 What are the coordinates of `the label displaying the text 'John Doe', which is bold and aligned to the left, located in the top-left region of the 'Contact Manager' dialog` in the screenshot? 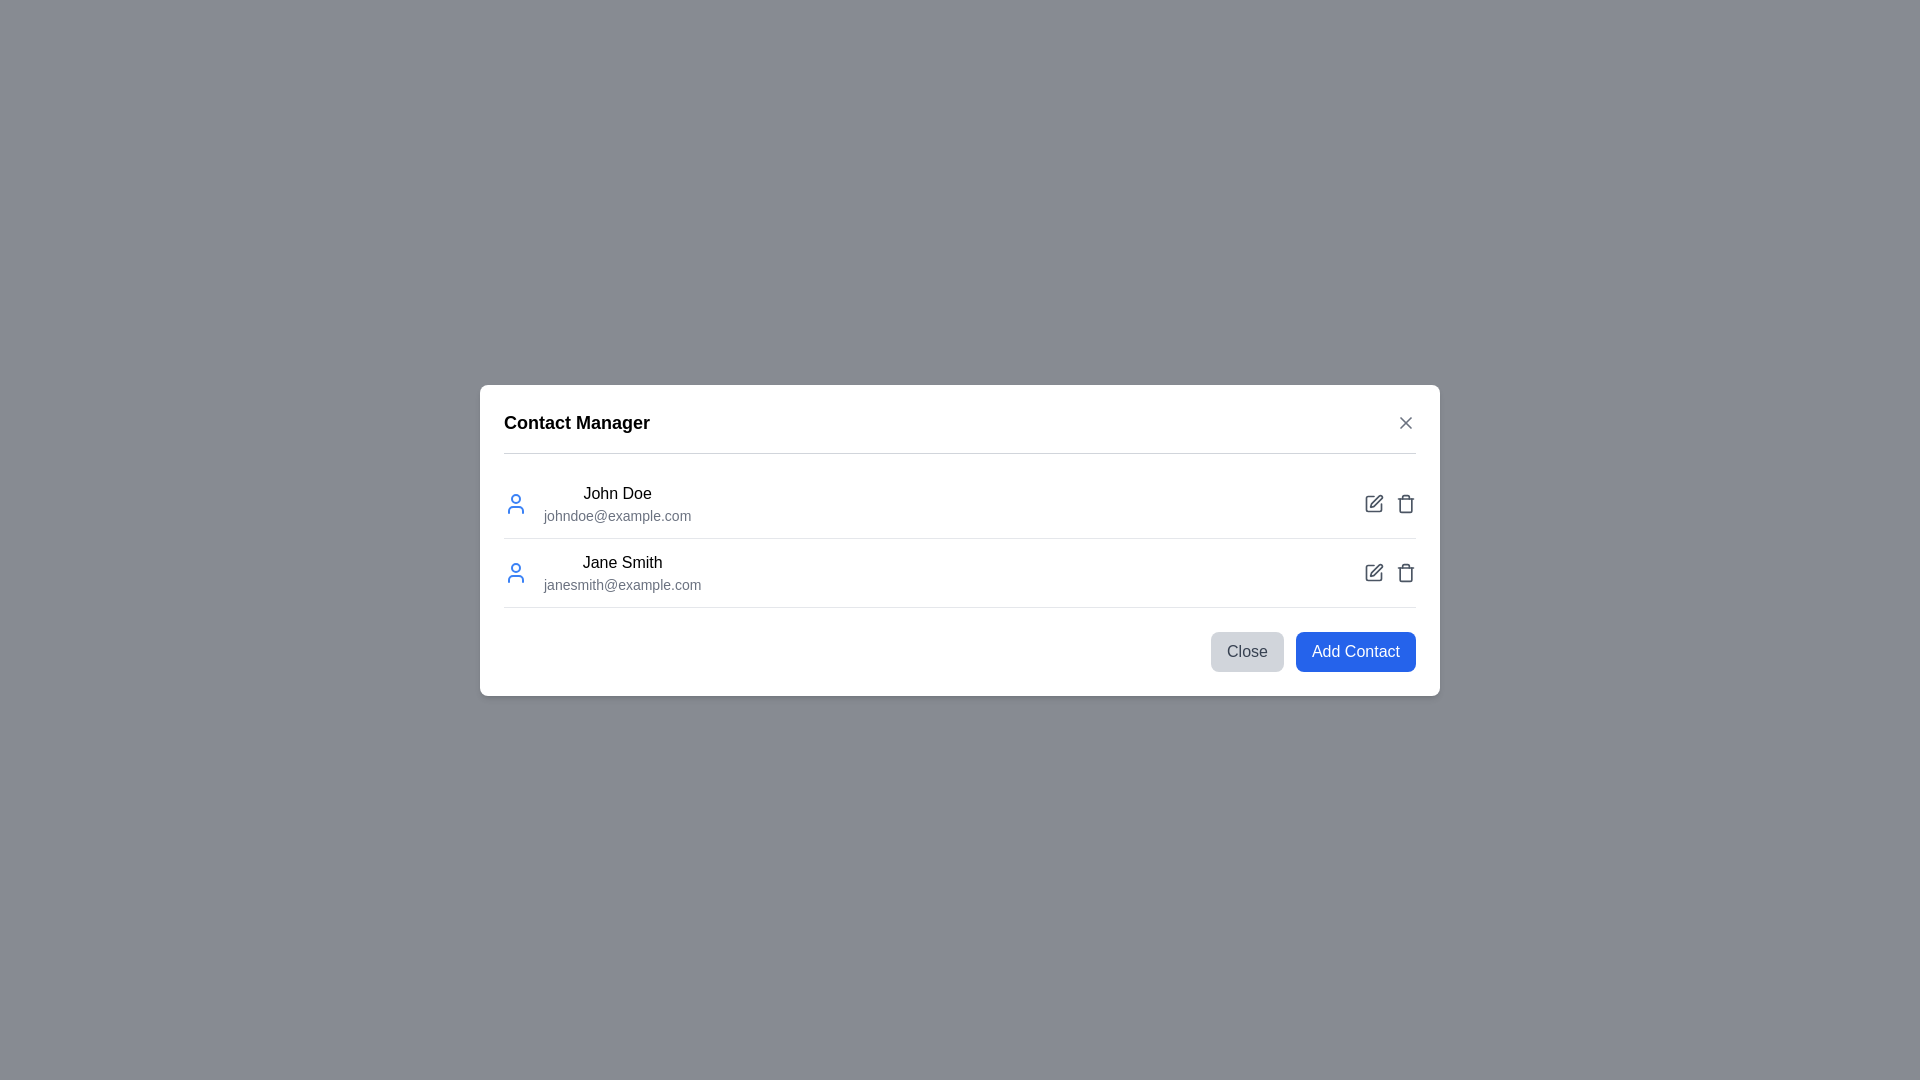 It's located at (616, 493).